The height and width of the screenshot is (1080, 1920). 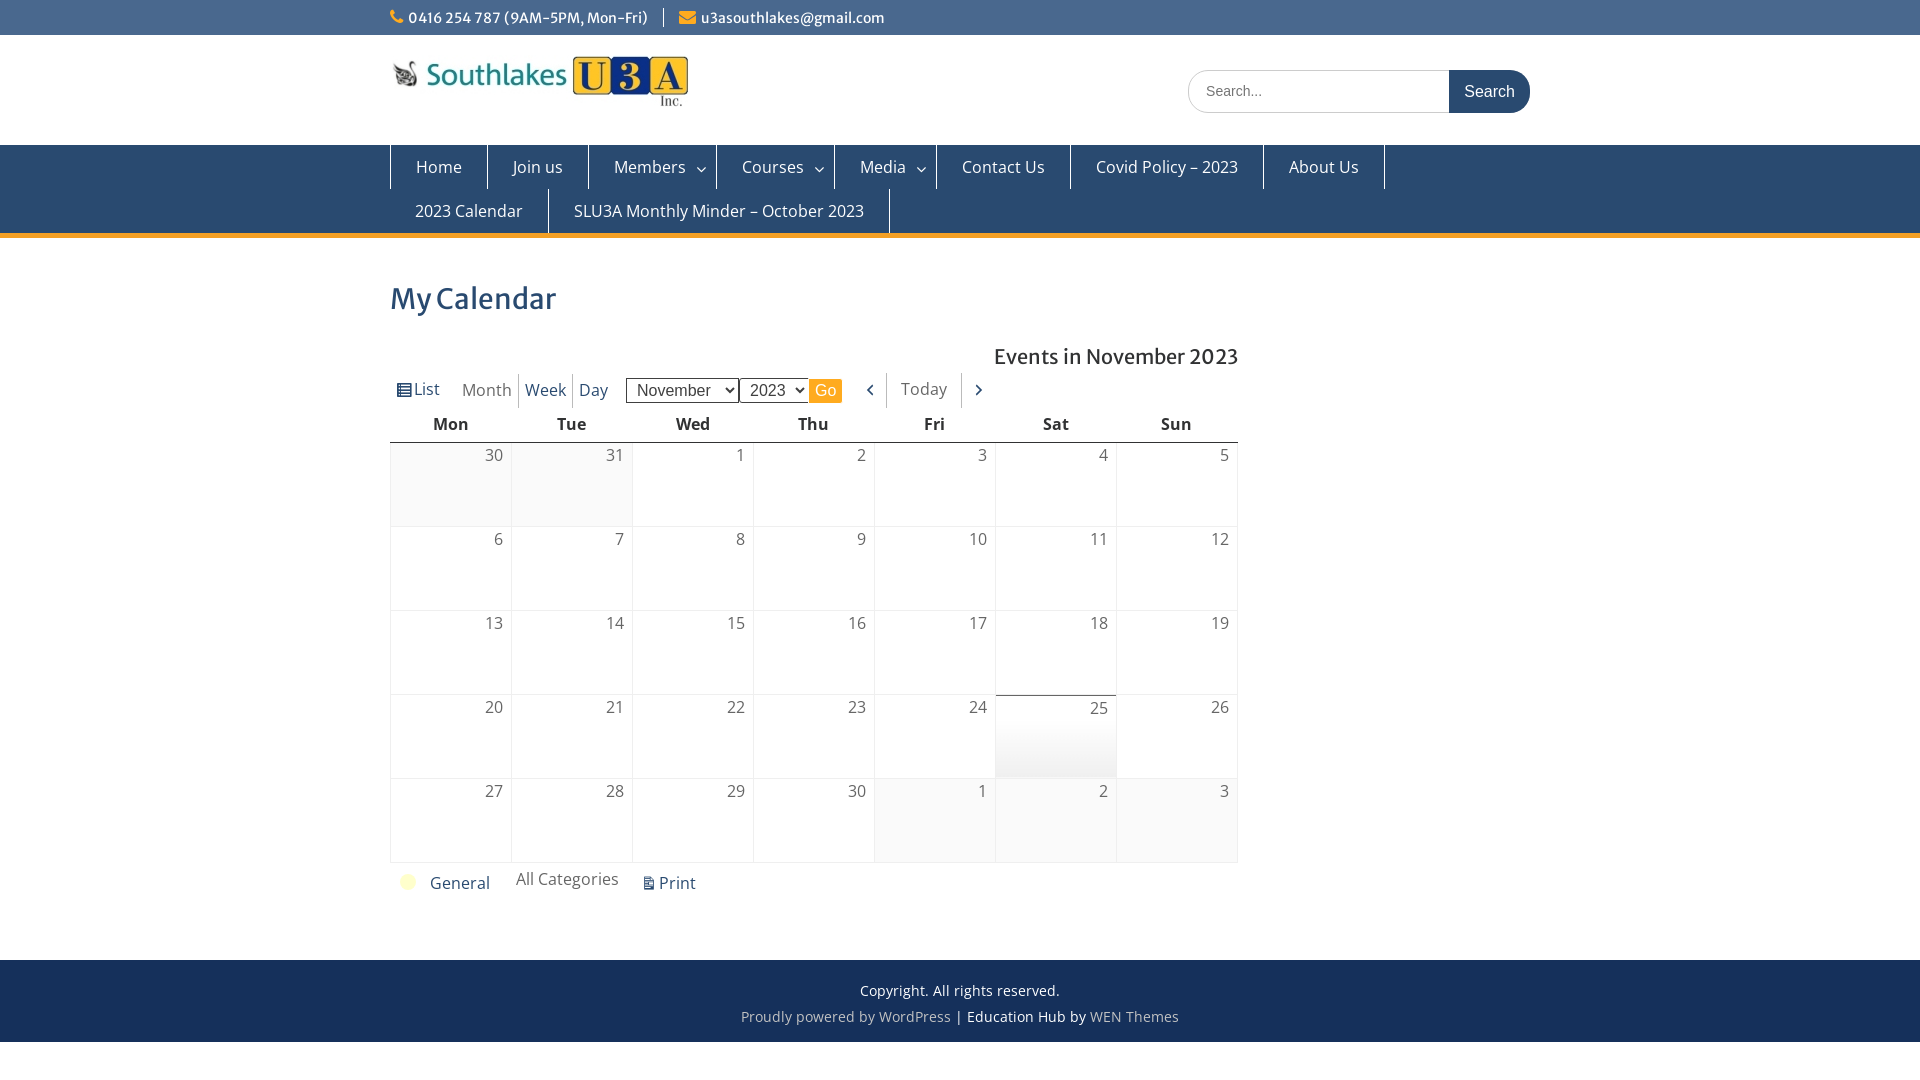 What do you see at coordinates (1358, 91) in the screenshot?
I see `'Search for:'` at bounding box center [1358, 91].